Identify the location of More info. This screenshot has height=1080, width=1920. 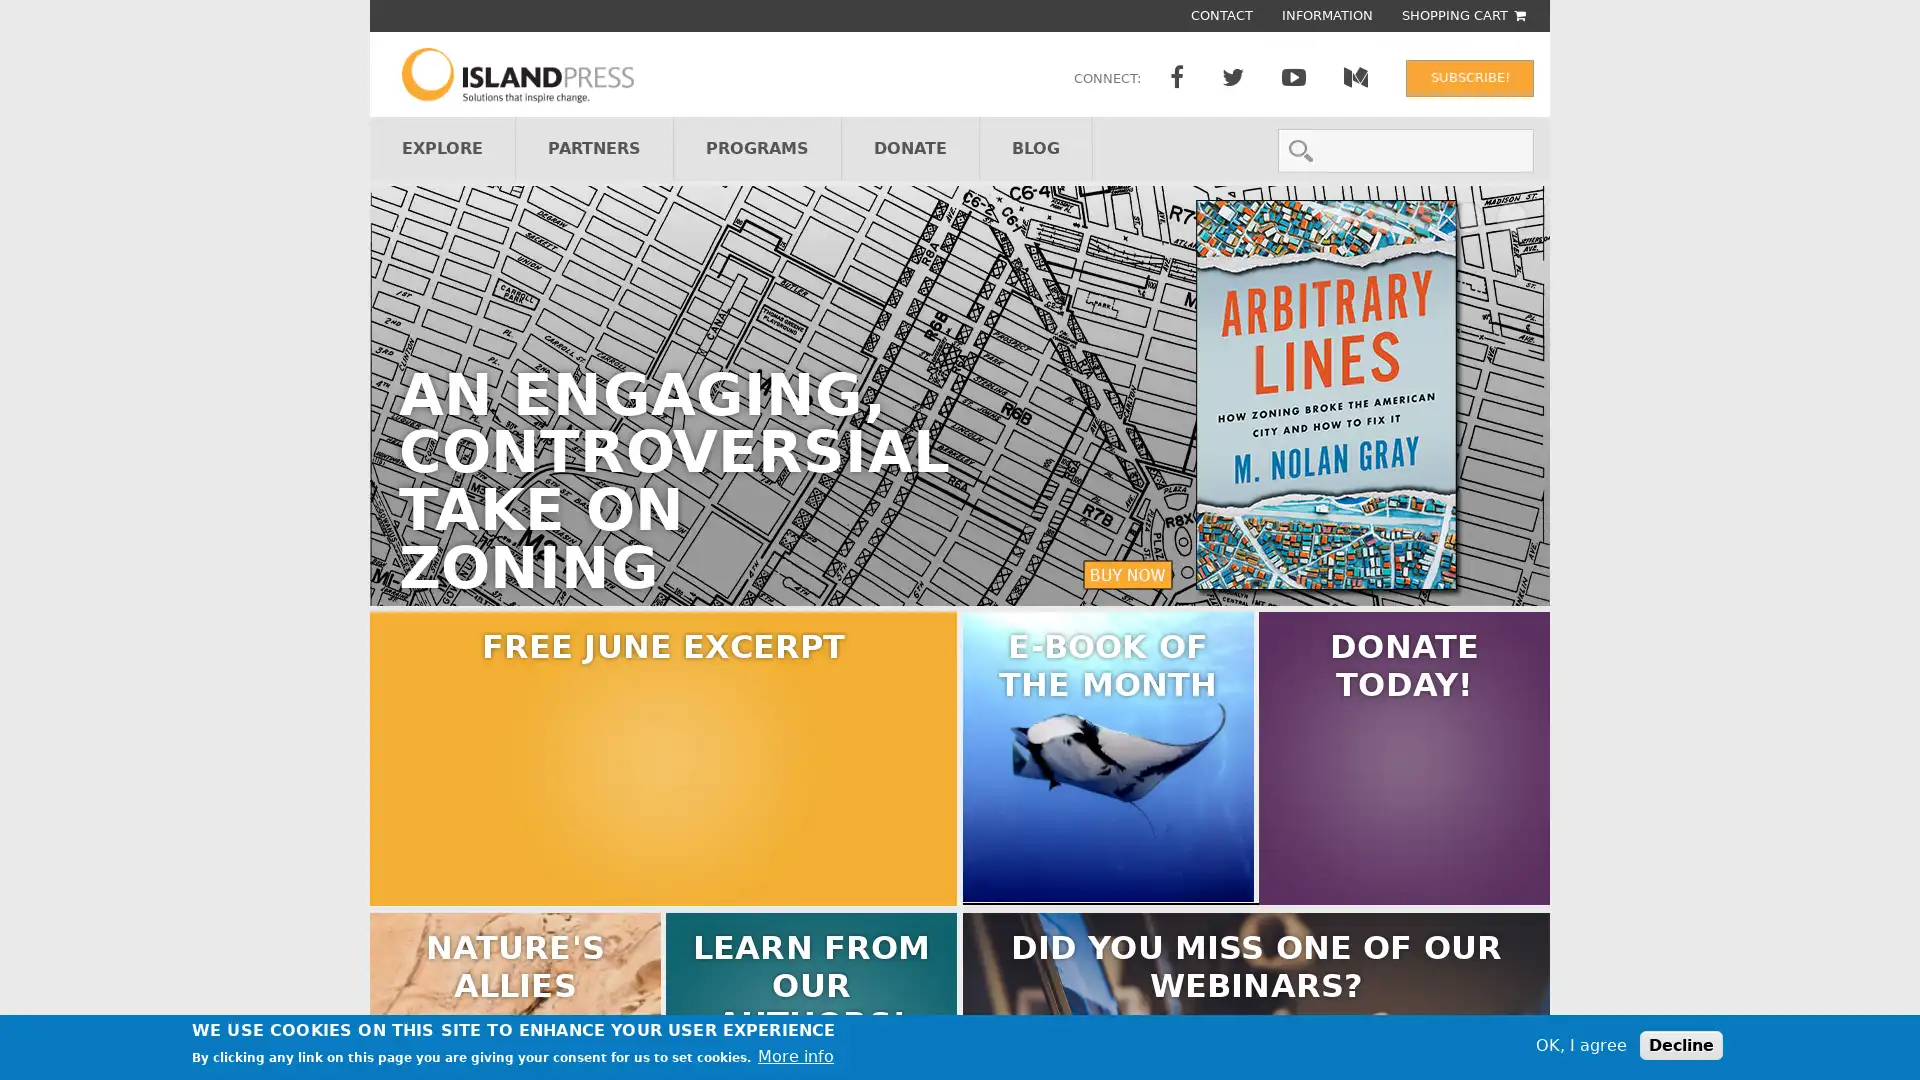
(795, 1055).